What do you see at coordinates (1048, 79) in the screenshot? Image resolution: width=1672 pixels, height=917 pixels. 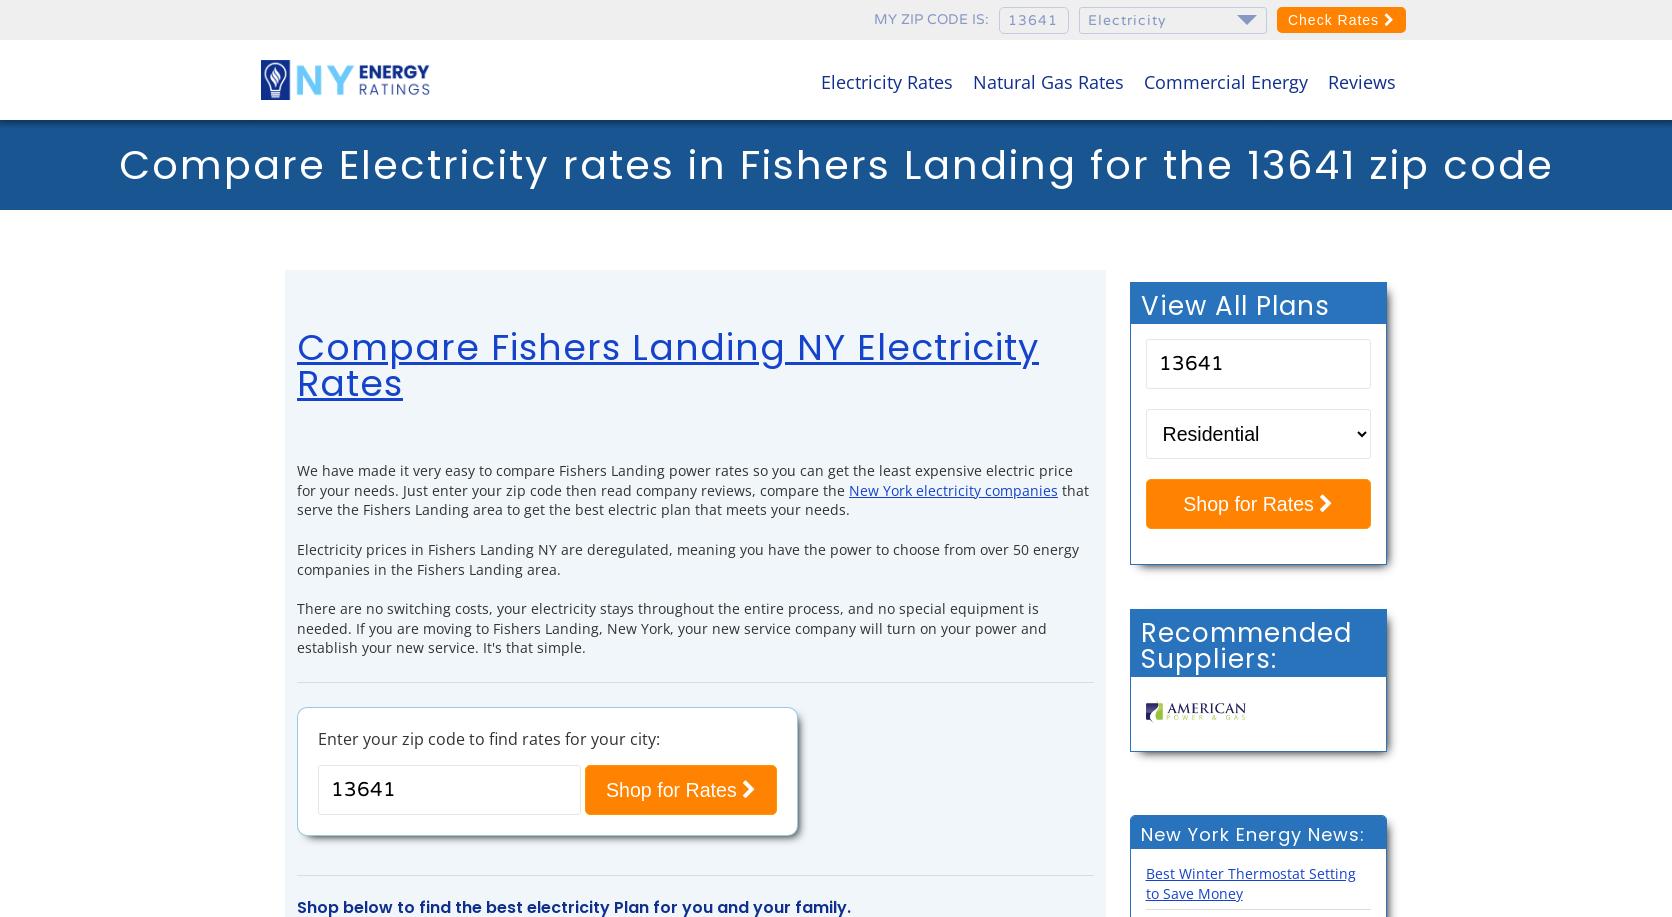 I see `'Natural Gas Rates'` at bounding box center [1048, 79].